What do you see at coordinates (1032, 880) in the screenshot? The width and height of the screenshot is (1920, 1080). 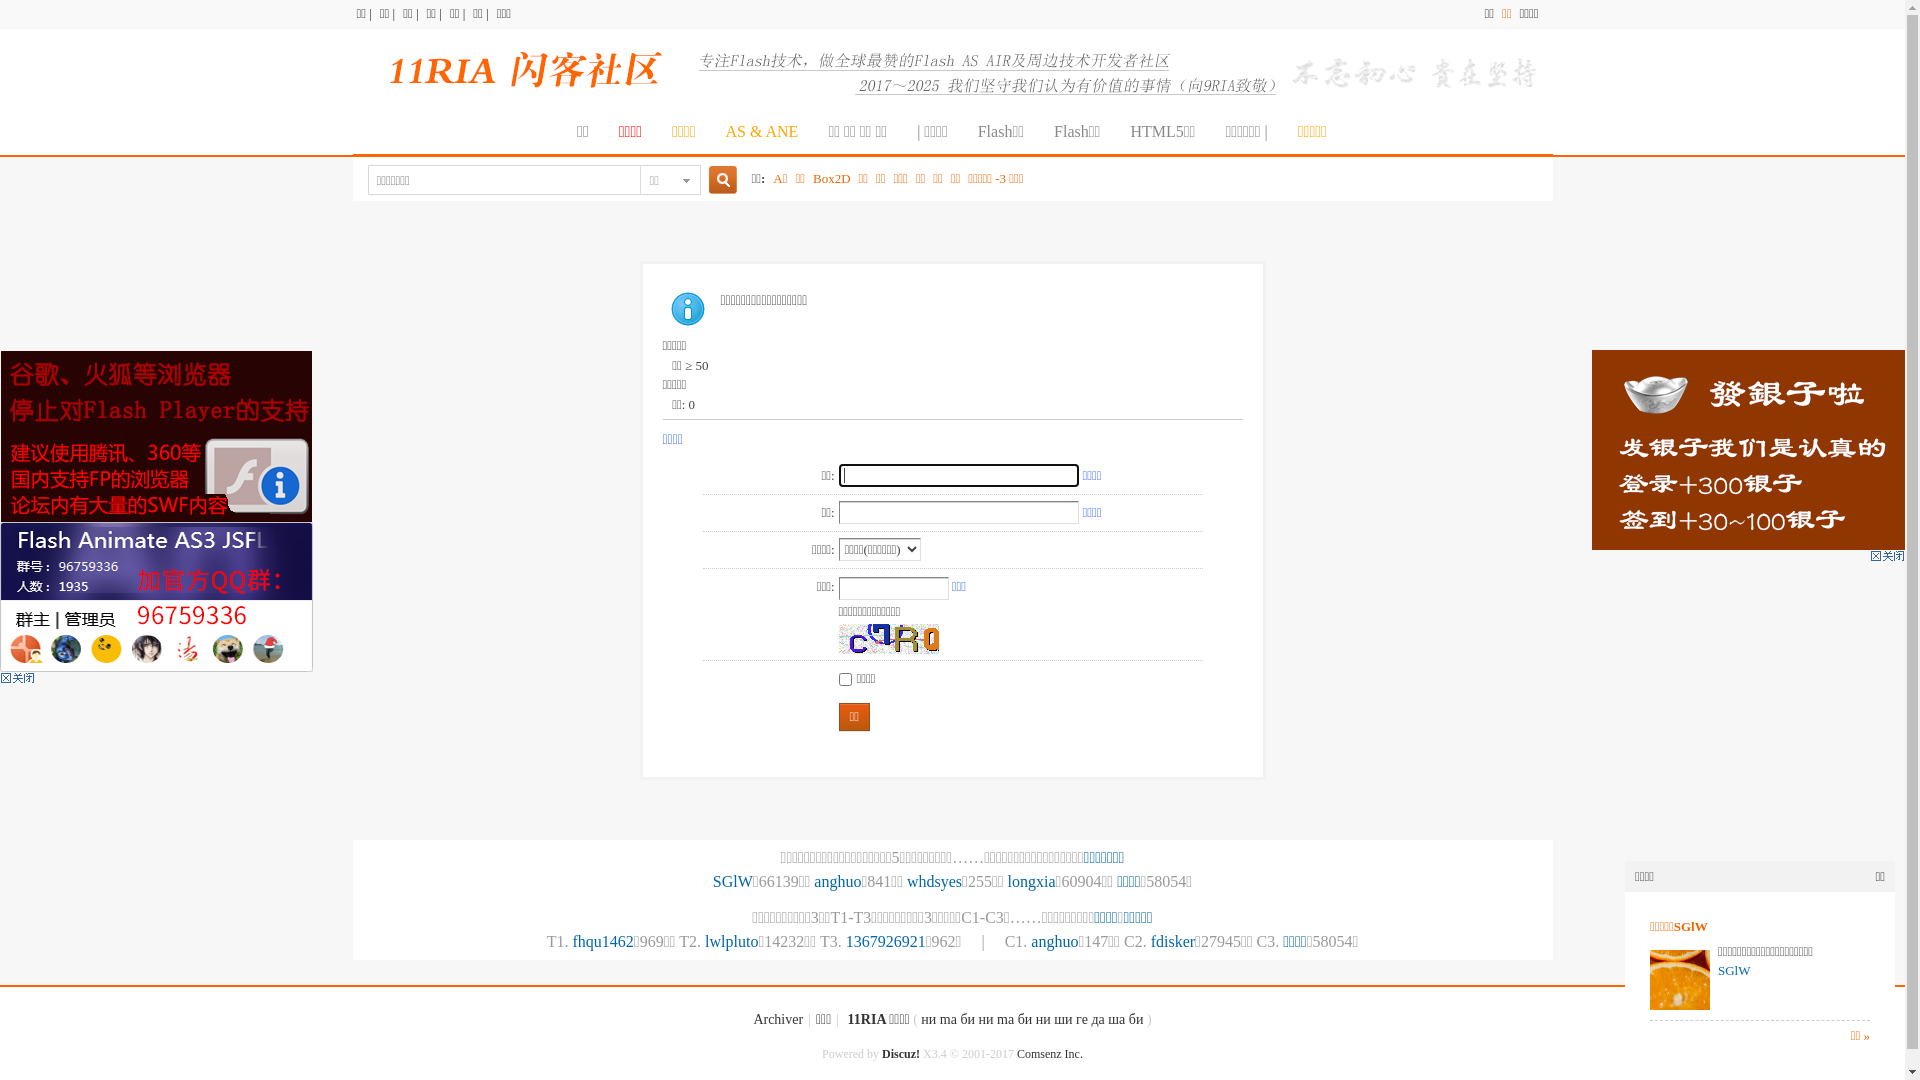 I see `'longxia'` at bounding box center [1032, 880].